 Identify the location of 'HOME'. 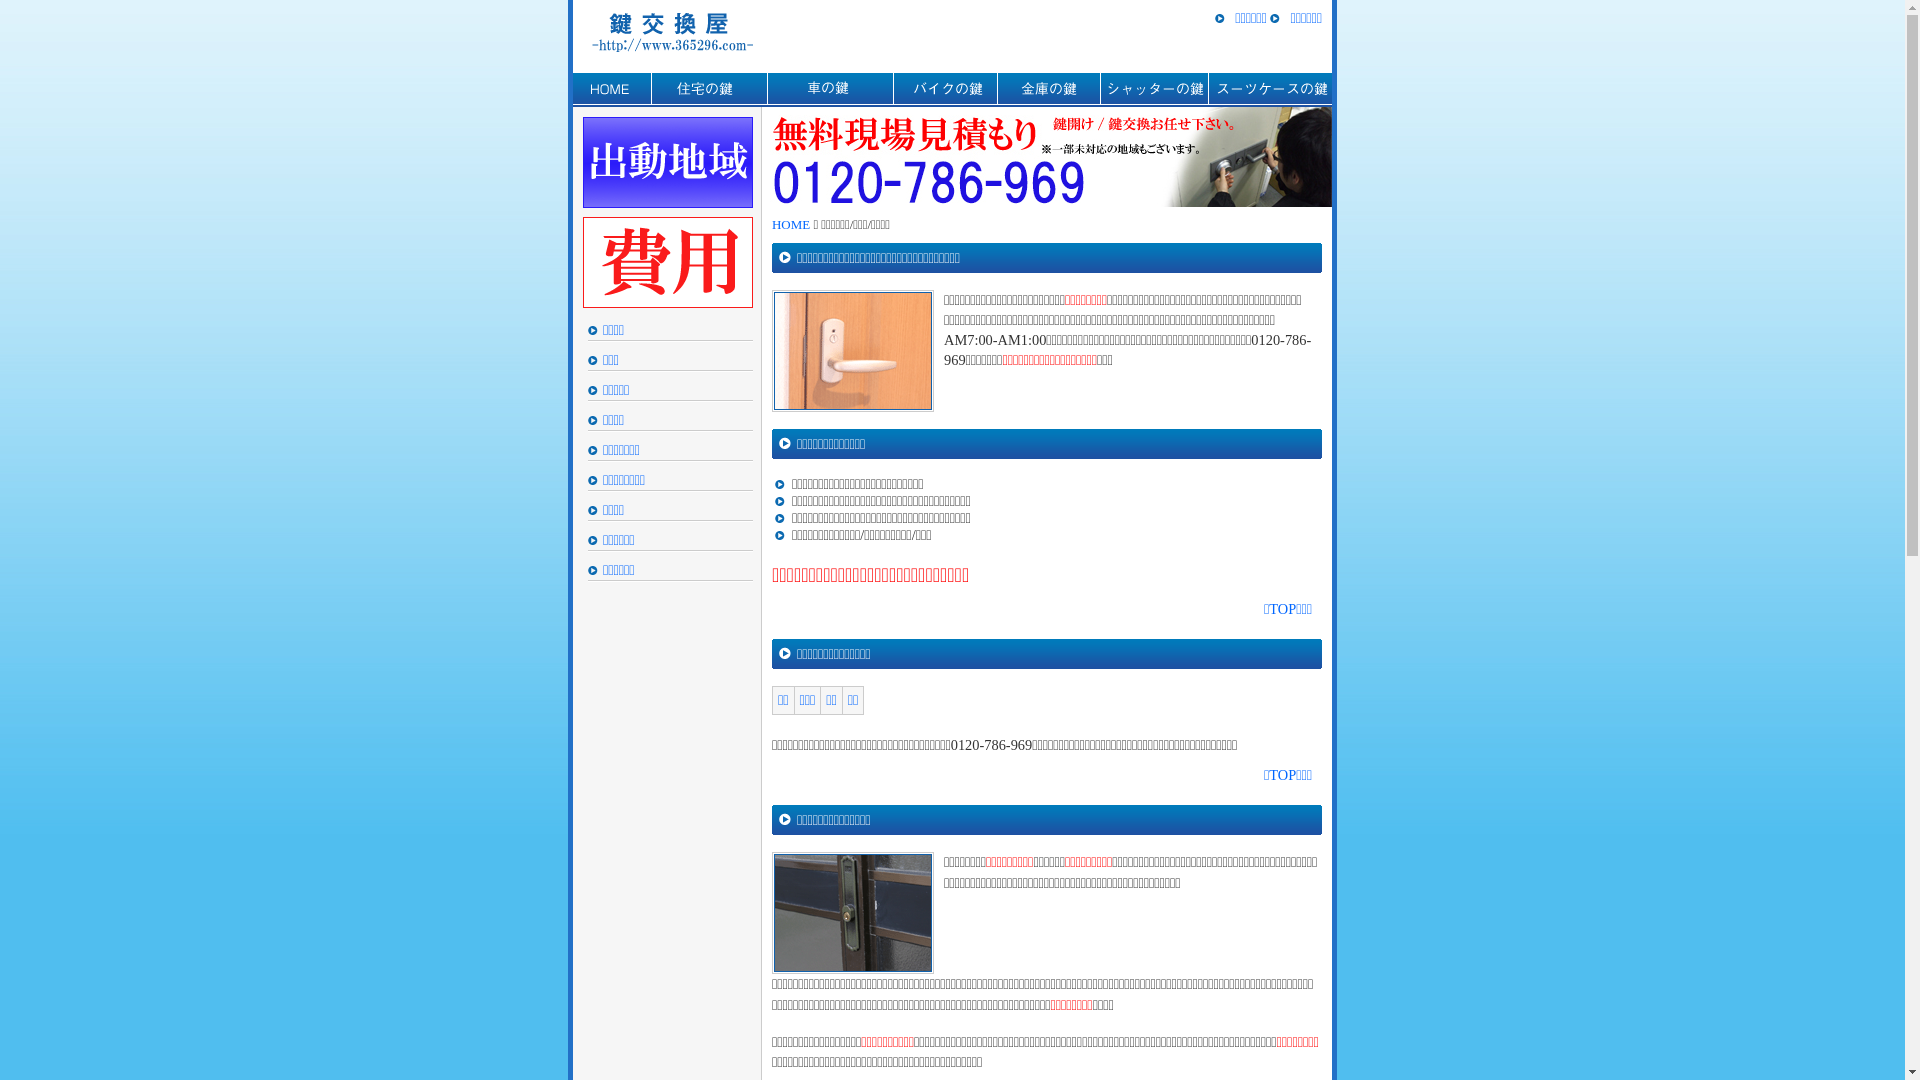
(790, 224).